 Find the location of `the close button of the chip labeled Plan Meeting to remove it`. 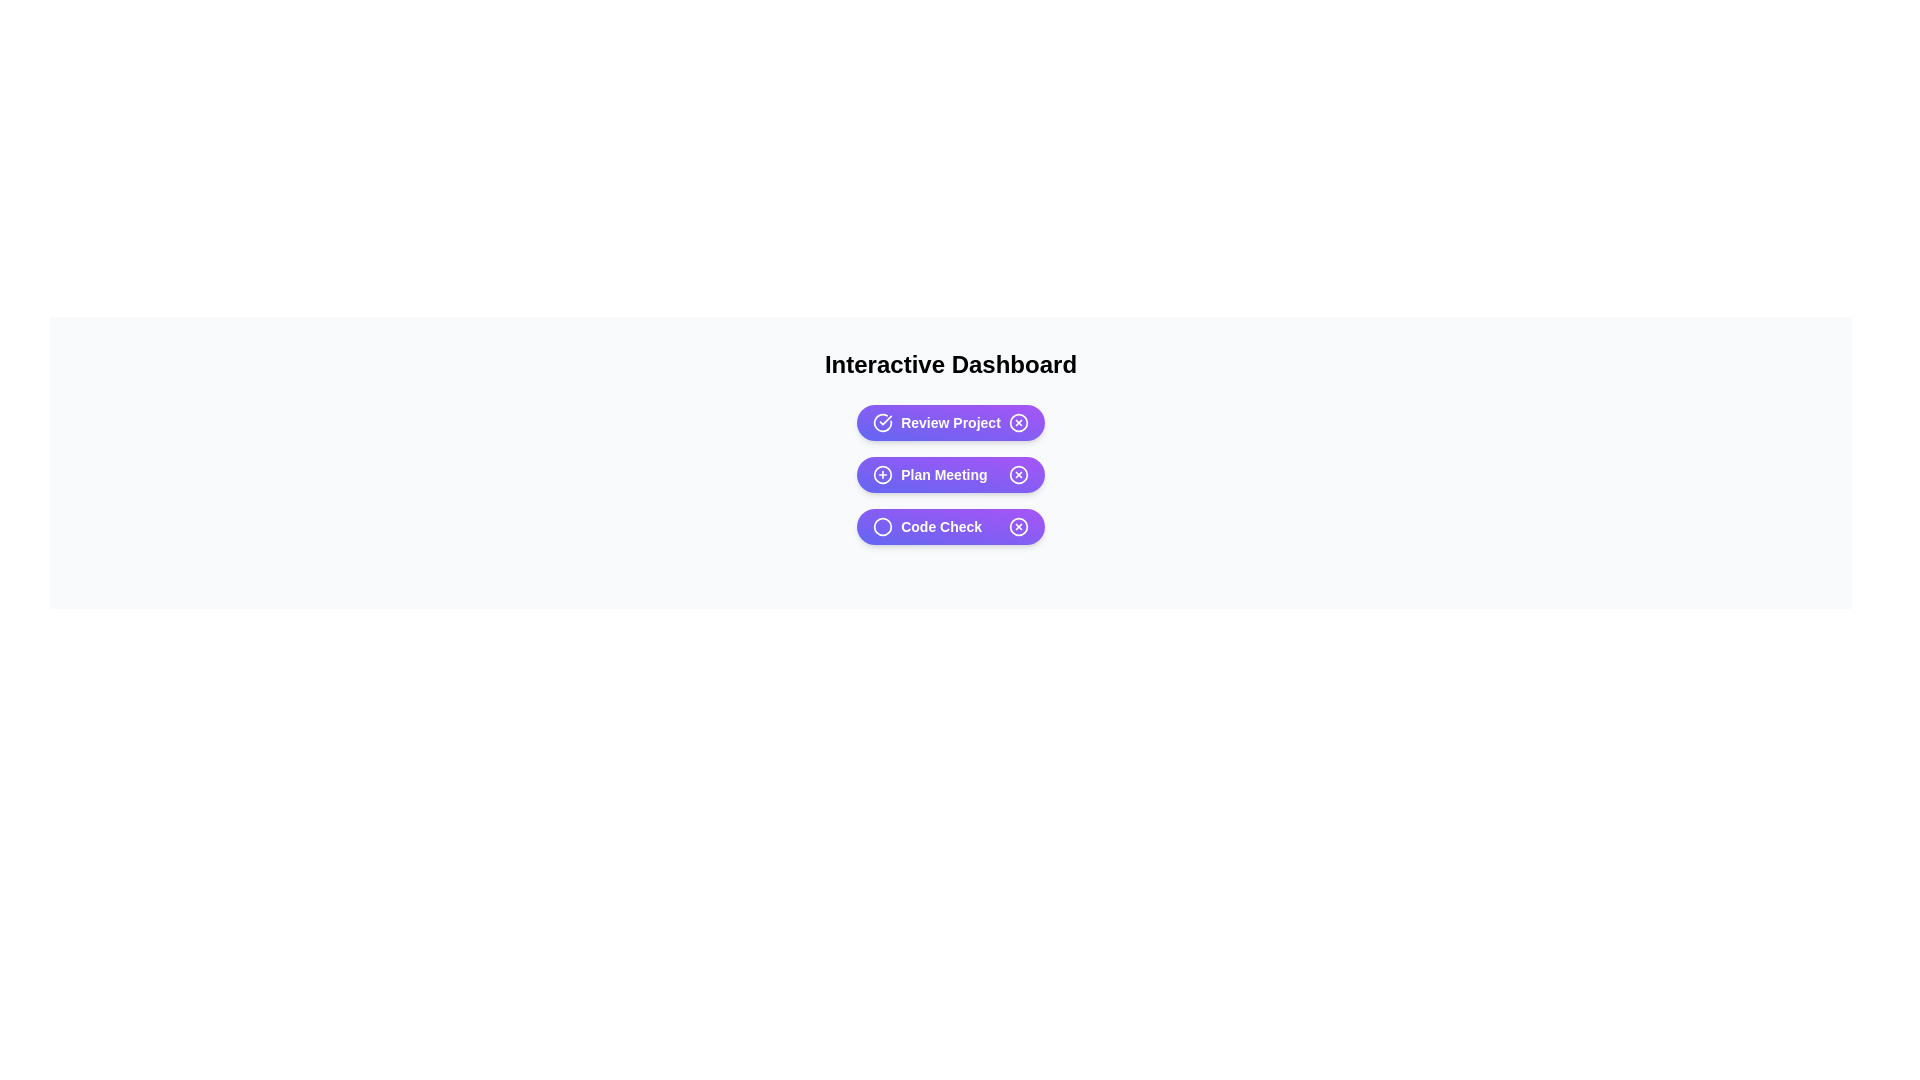

the close button of the chip labeled Plan Meeting to remove it is located at coordinates (1018, 474).